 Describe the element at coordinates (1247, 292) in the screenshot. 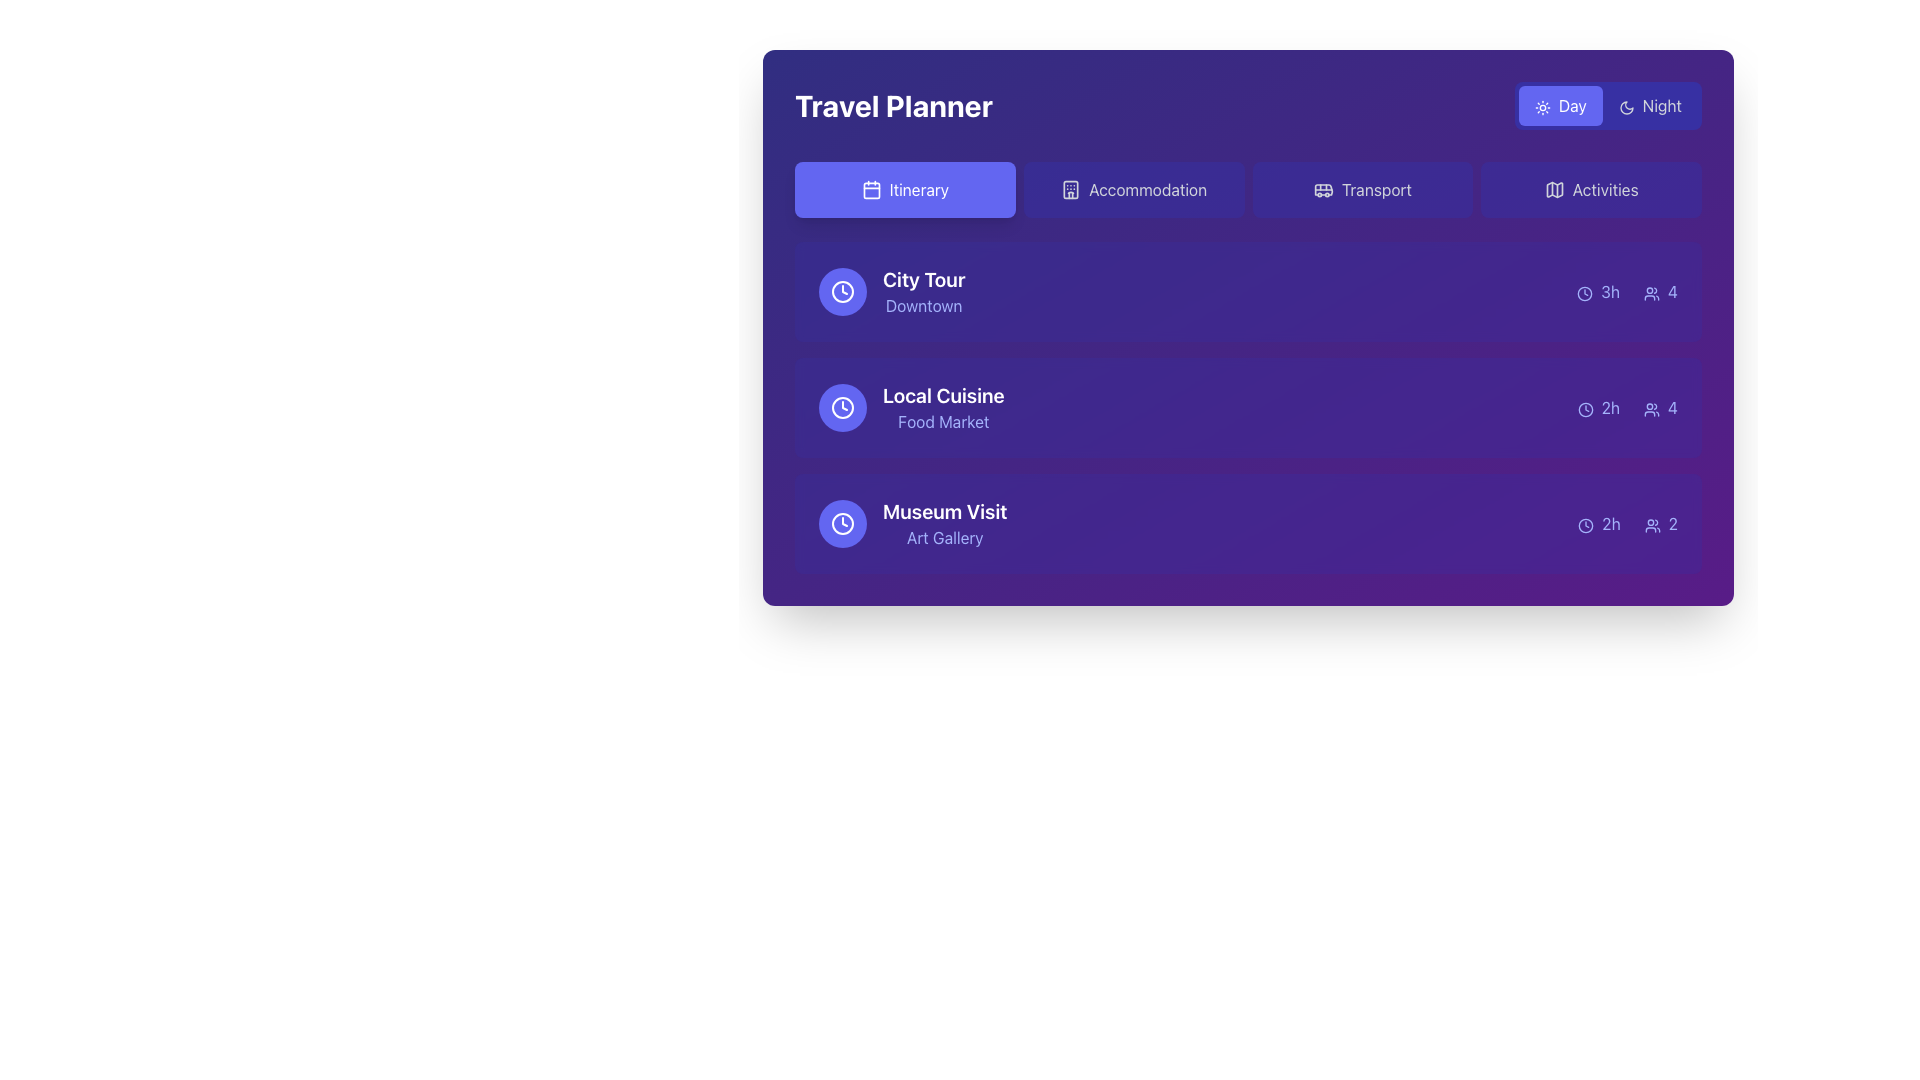

I see `the first row of the travel itinerary list that represents the 'City Tour' activity` at that location.